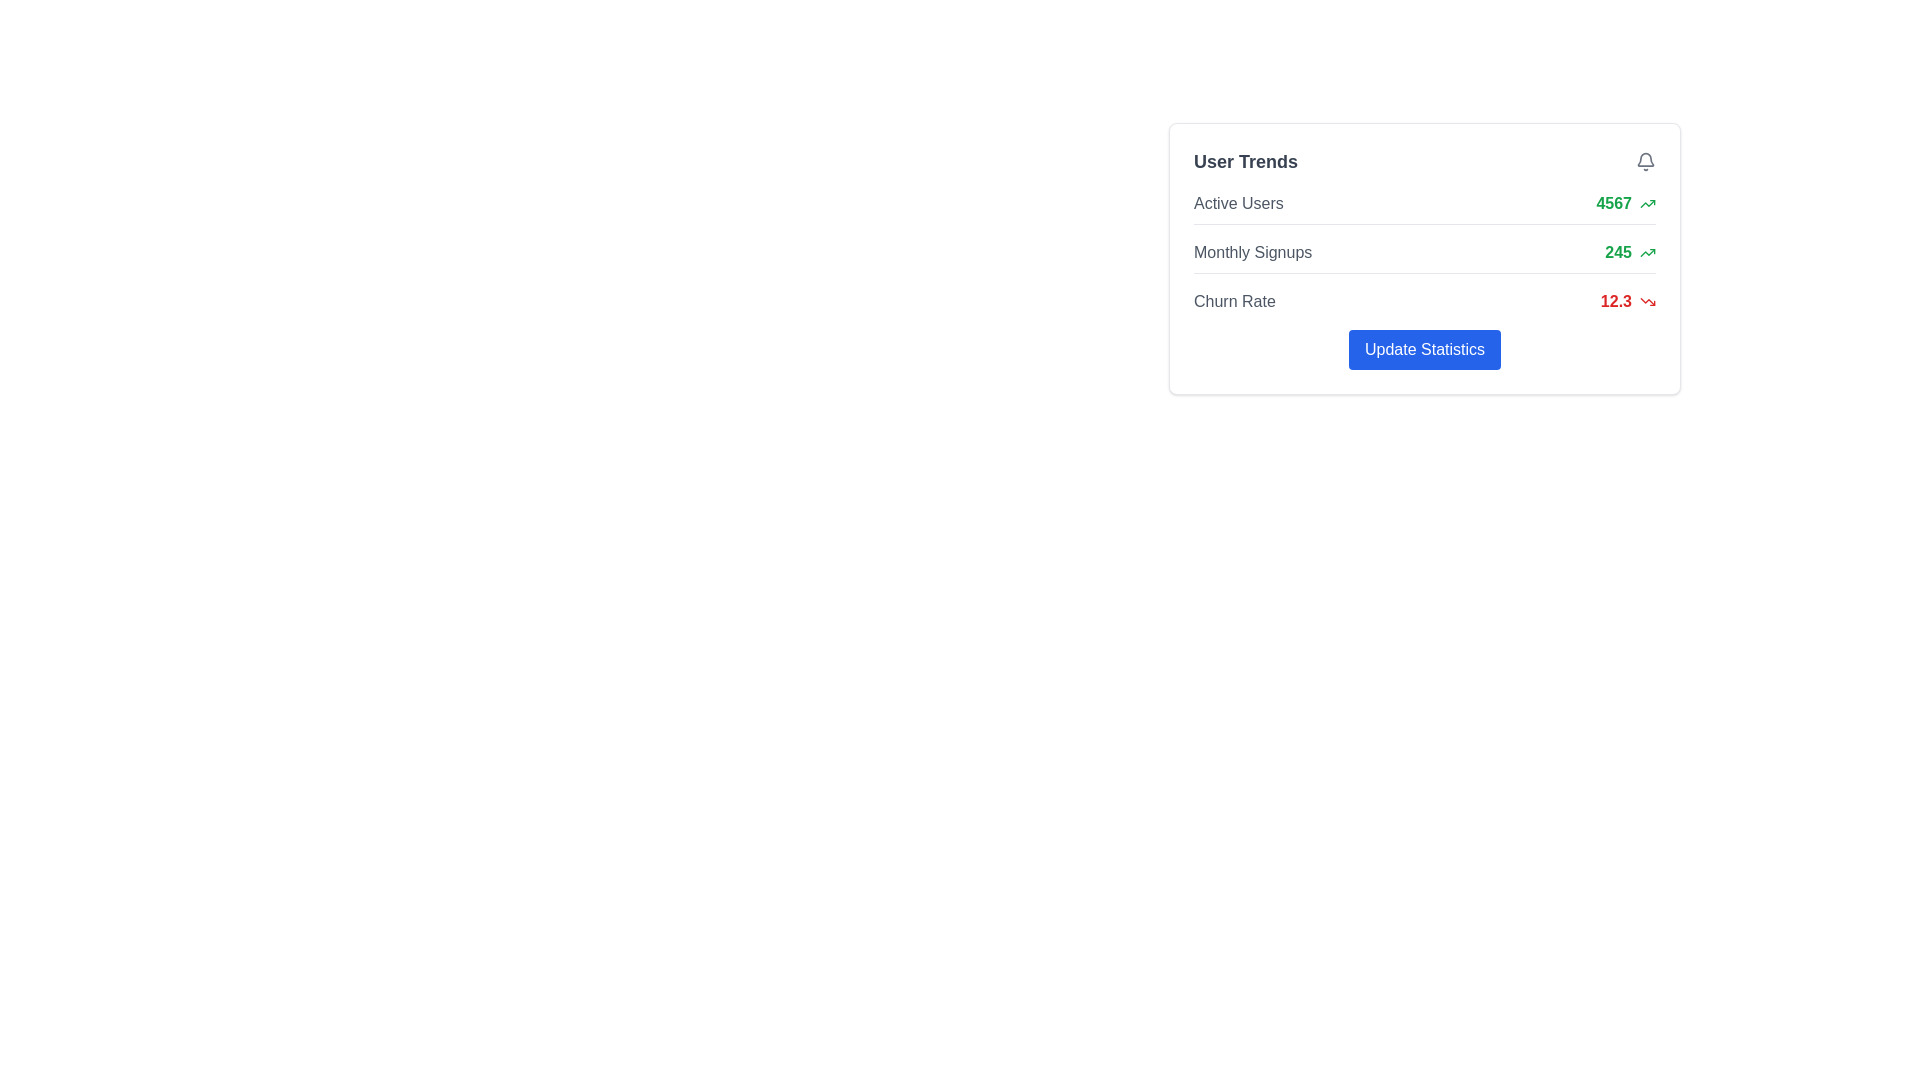  Describe the element at coordinates (1630, 252) in the screenshot. I see `numeric value '245' displayed in bold green font, located in the 'Monthly Signups' section of the 'User Trends' card, which is positioned to the right of the 'Monthly Signups' label` at that location.